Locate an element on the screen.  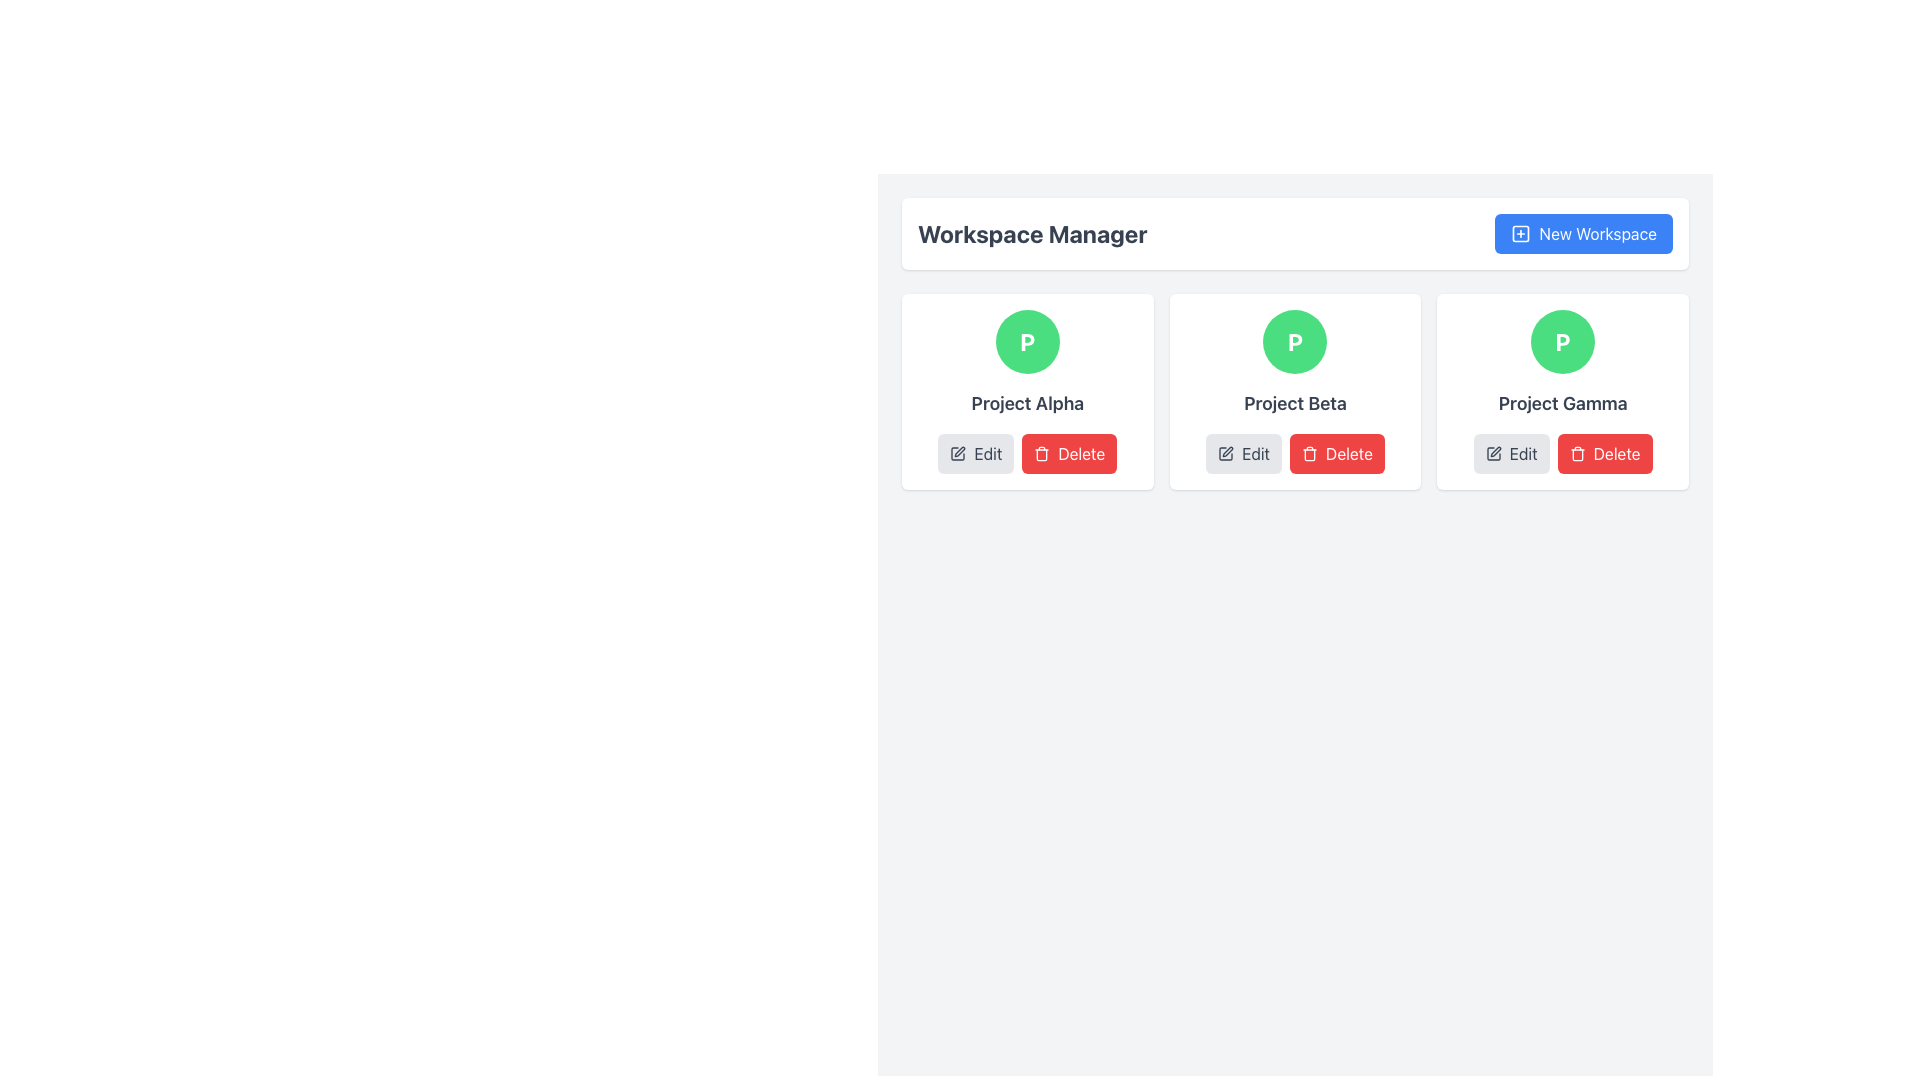
the delete icon located inside the red 'Delete' button for 'Project Beta', positioned to the left of the 'Delete' text is located at coordinates (1576, 454).